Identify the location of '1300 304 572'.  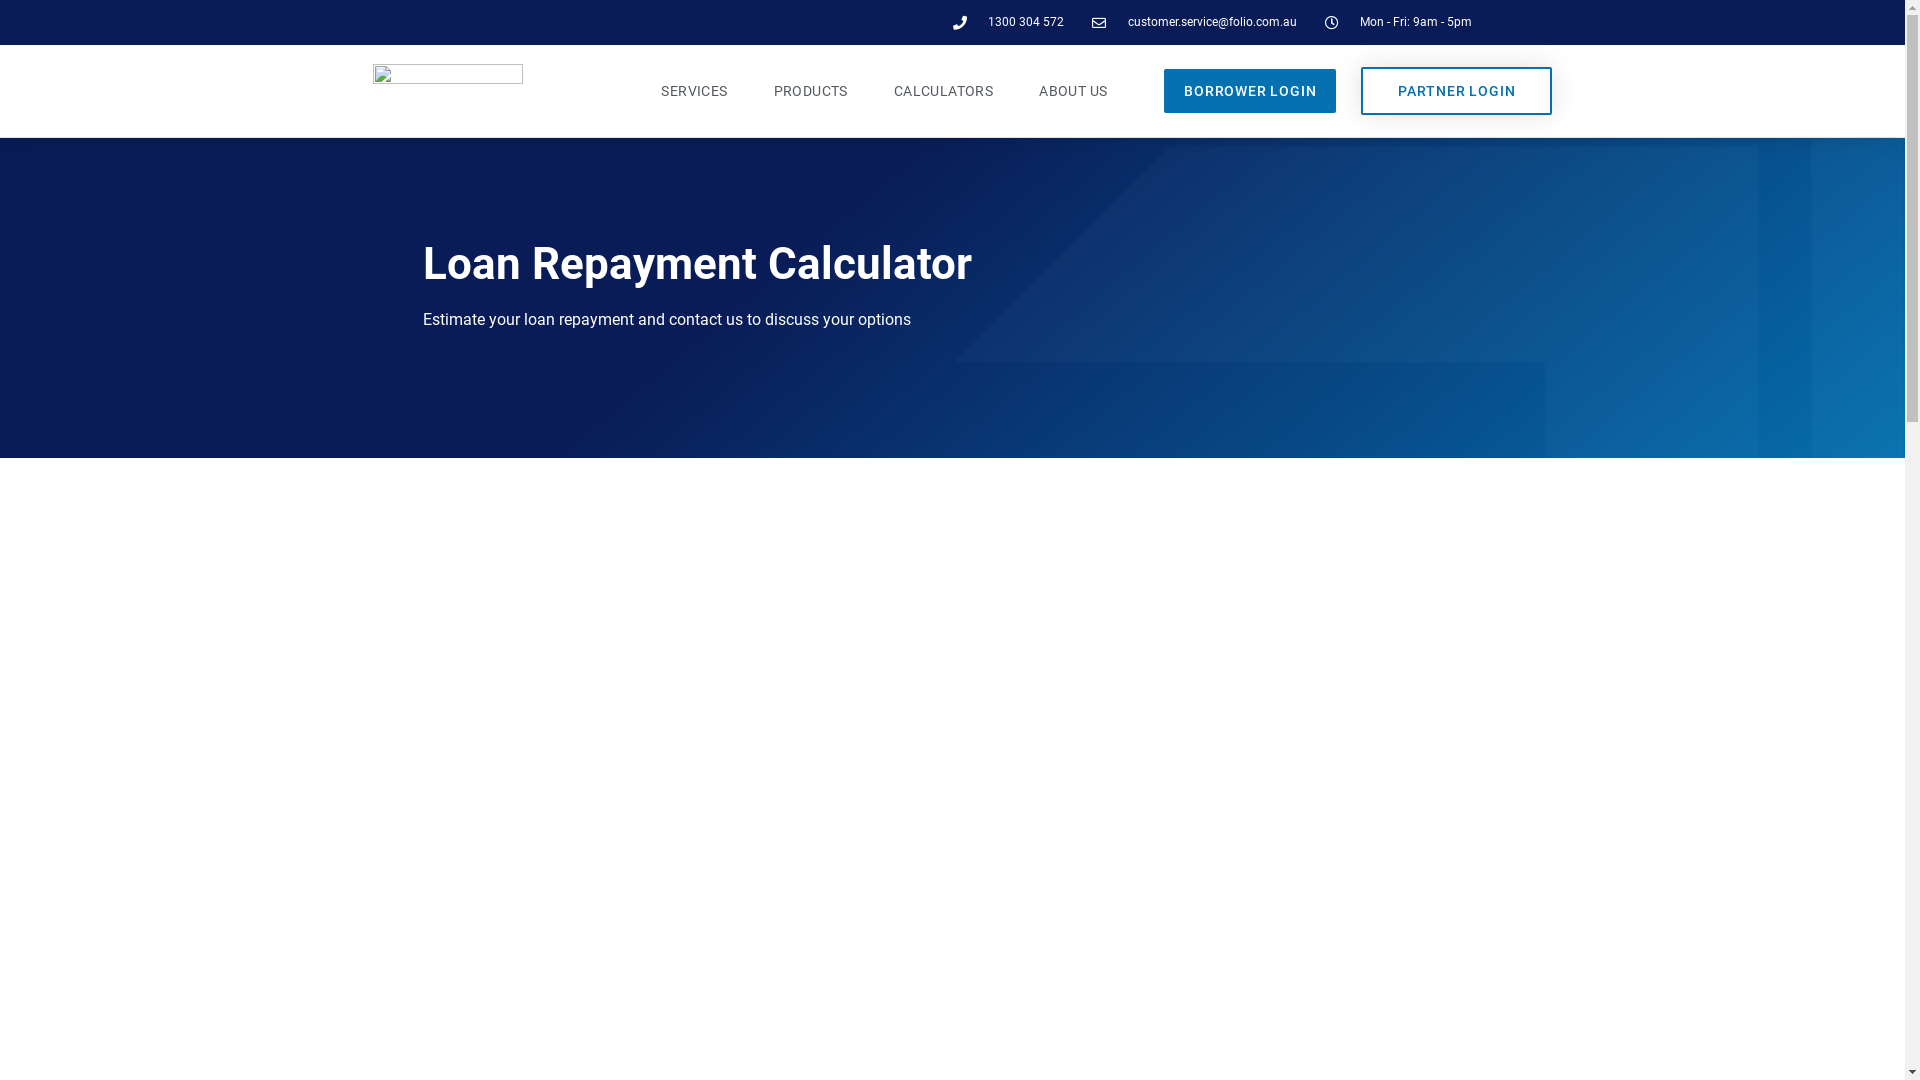
(1008, 23).